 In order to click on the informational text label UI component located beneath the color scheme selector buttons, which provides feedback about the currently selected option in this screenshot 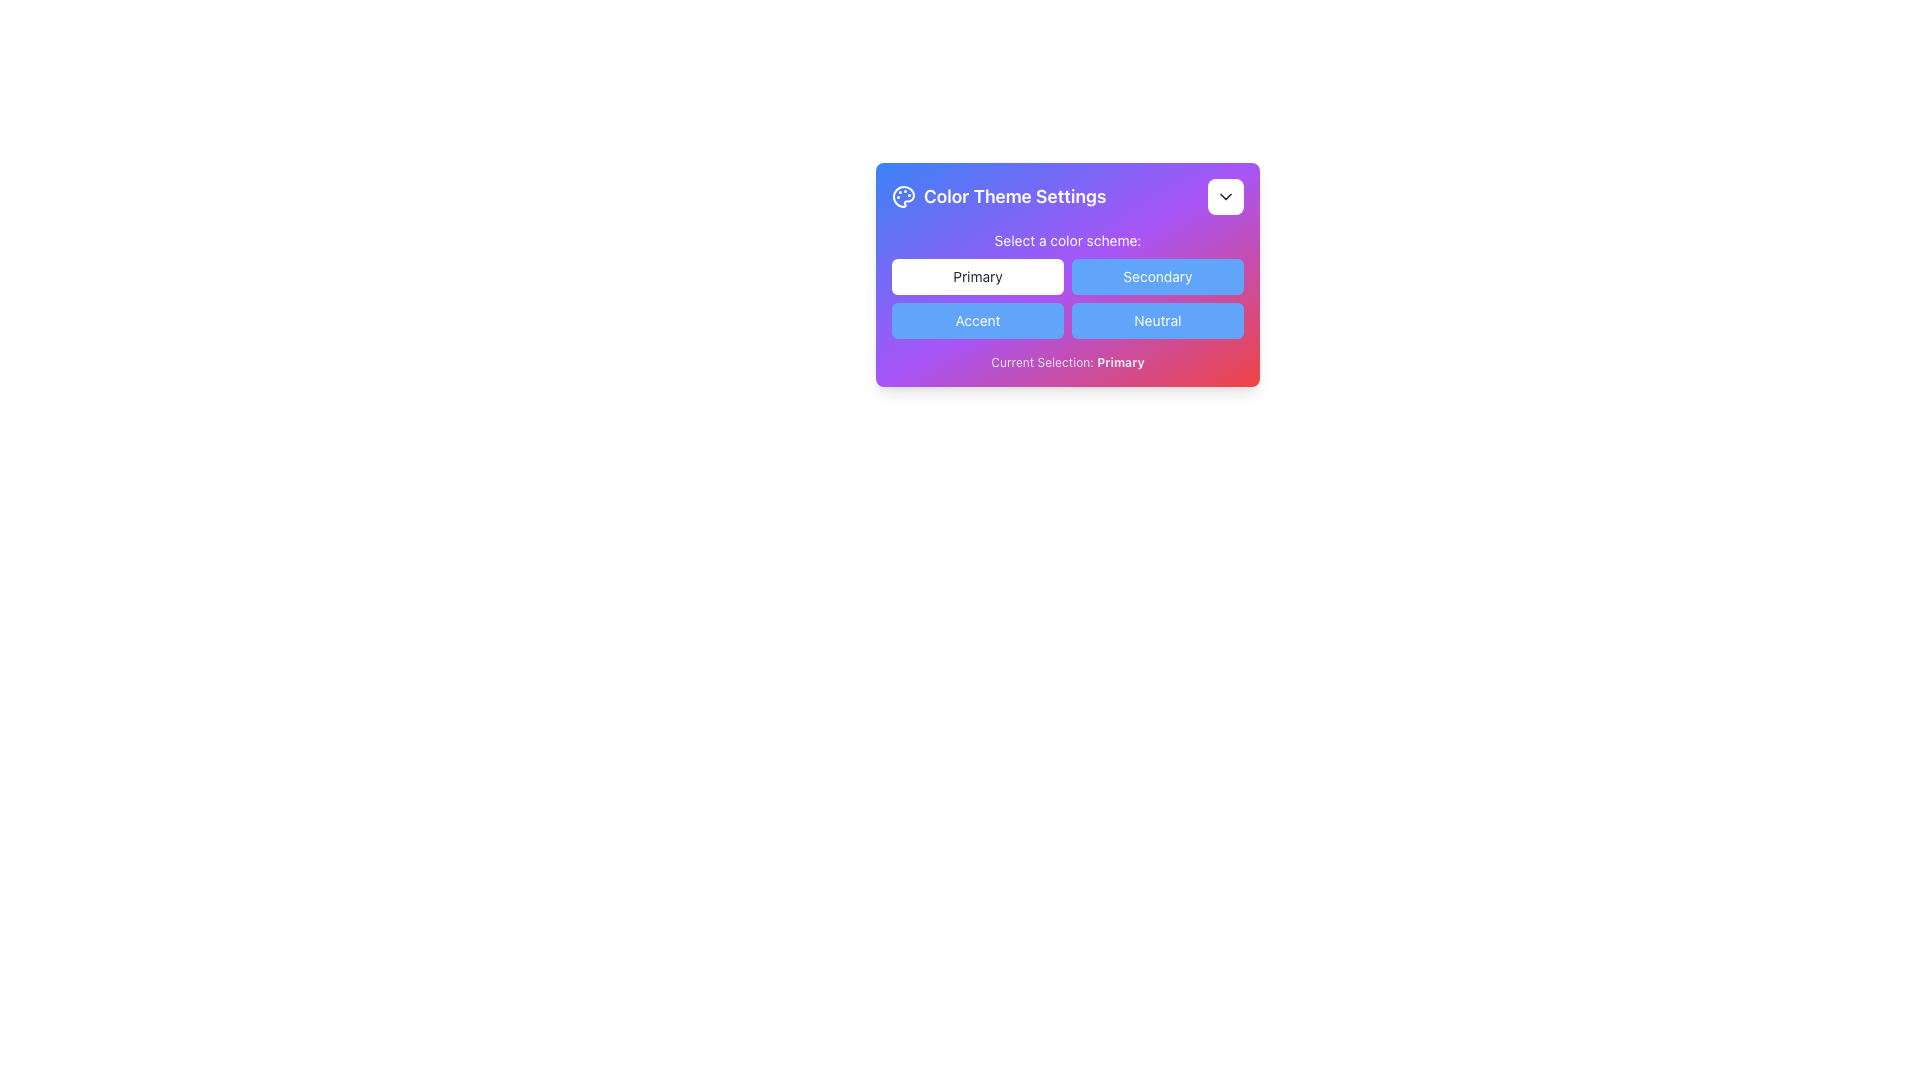, I will do `click(1067, 362)`.